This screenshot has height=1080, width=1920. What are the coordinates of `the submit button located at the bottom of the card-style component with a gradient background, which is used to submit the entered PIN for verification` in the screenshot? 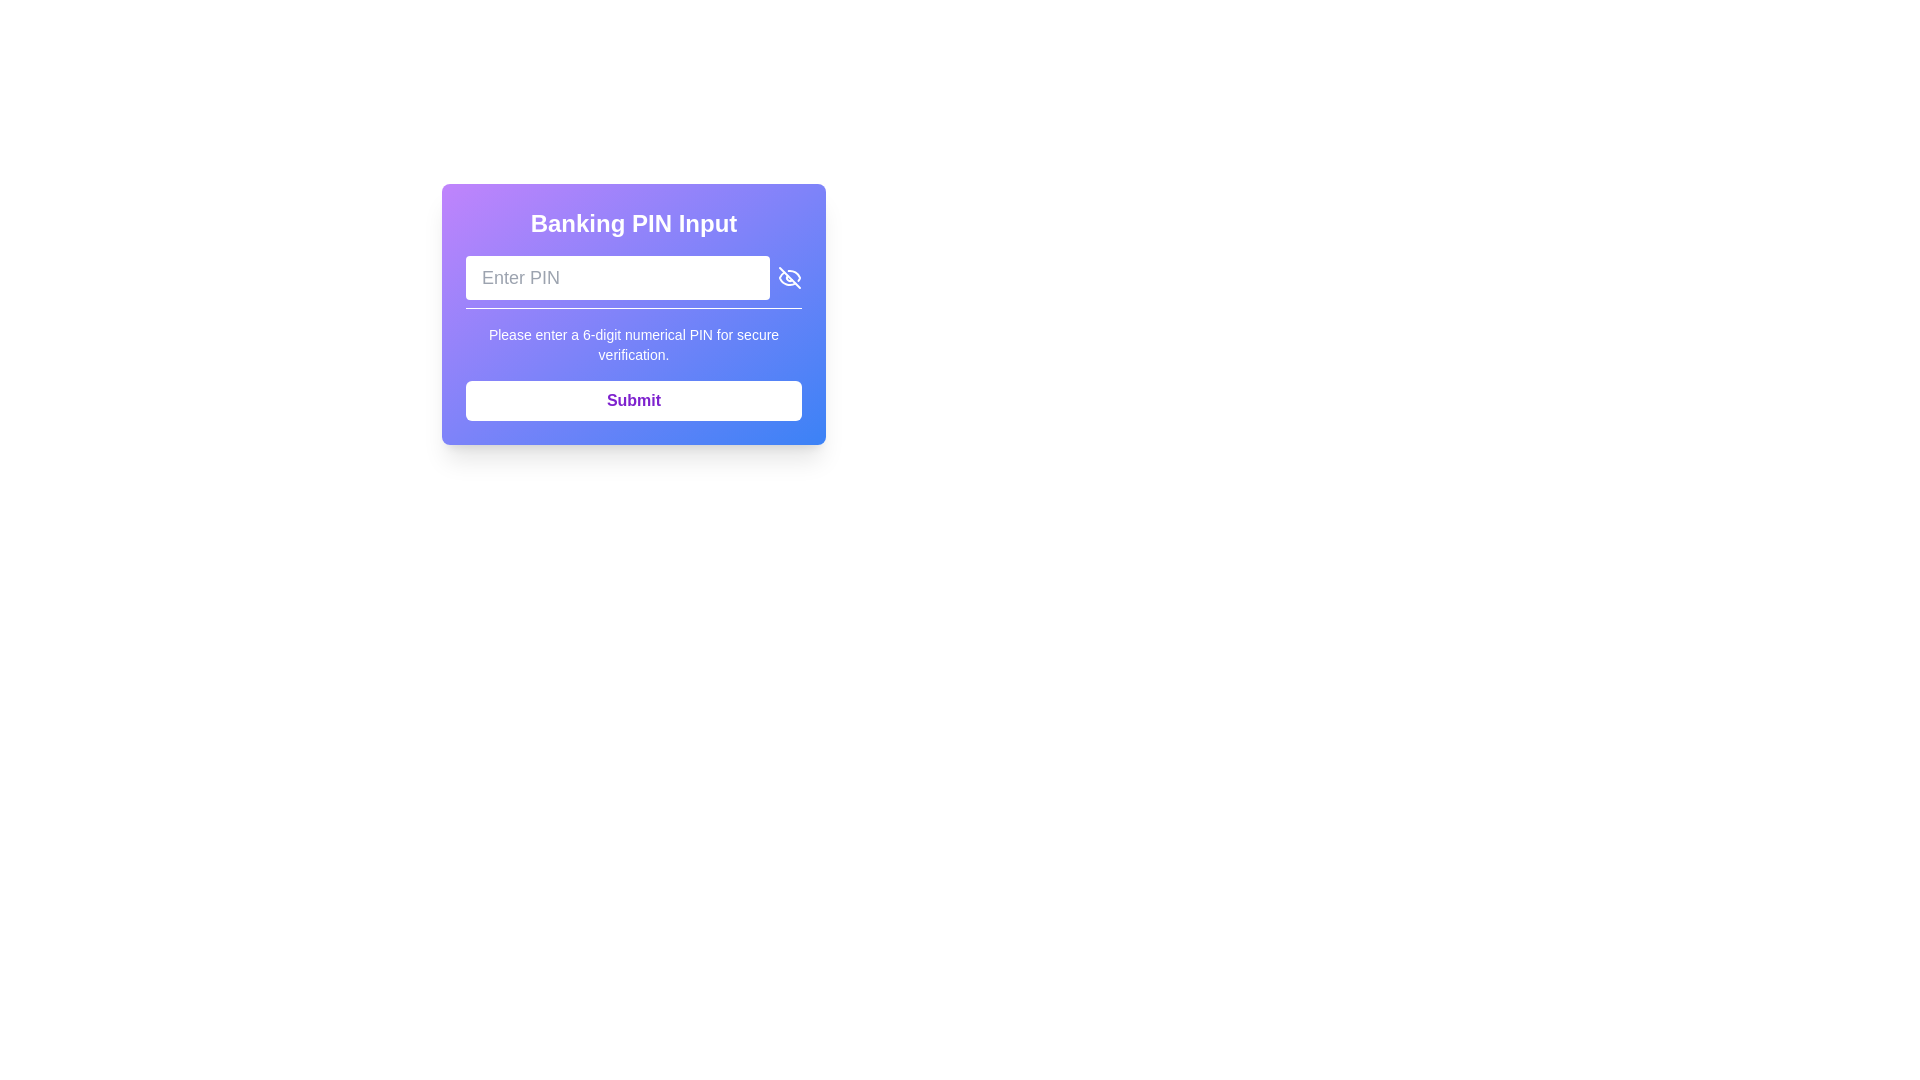 It's located at (632, 401).